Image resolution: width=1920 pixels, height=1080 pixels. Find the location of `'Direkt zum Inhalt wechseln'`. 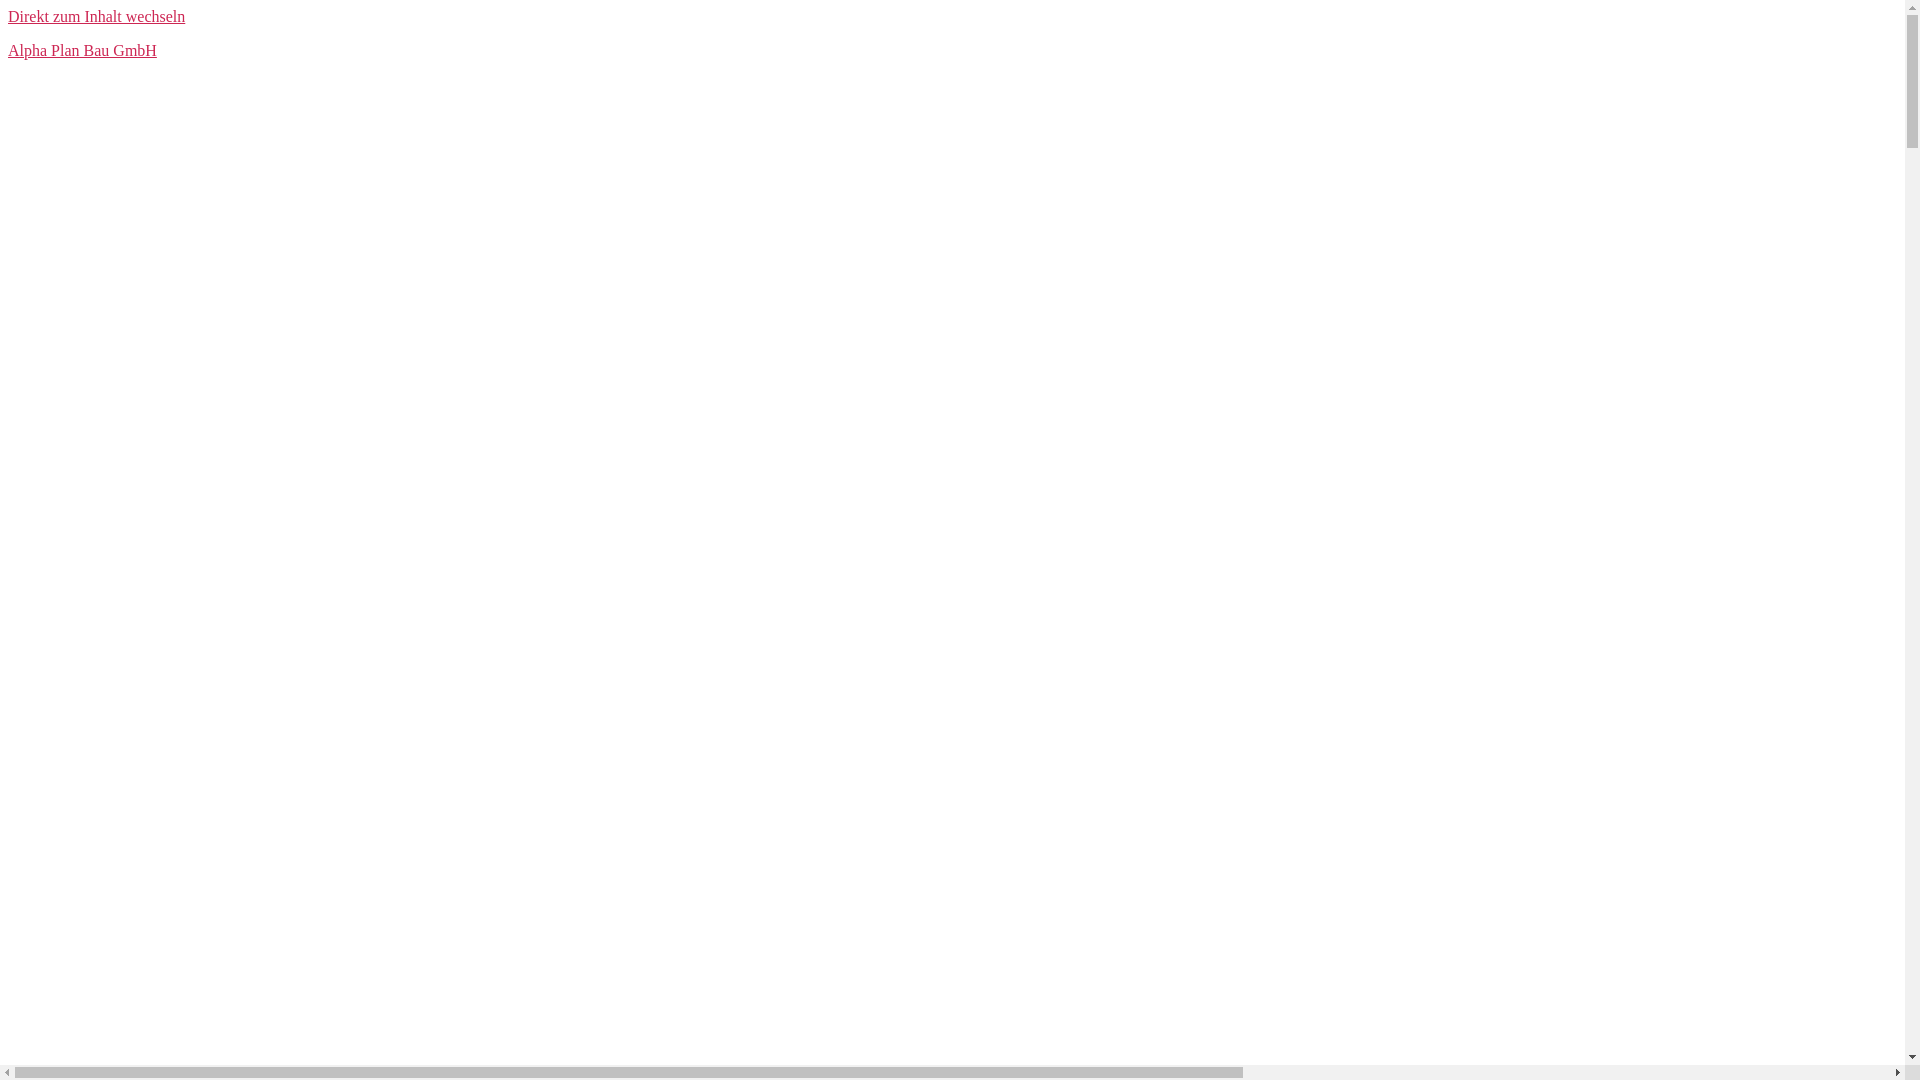

'Direkt zum Inhalt wechseln' is located at coordinates (8, 16).